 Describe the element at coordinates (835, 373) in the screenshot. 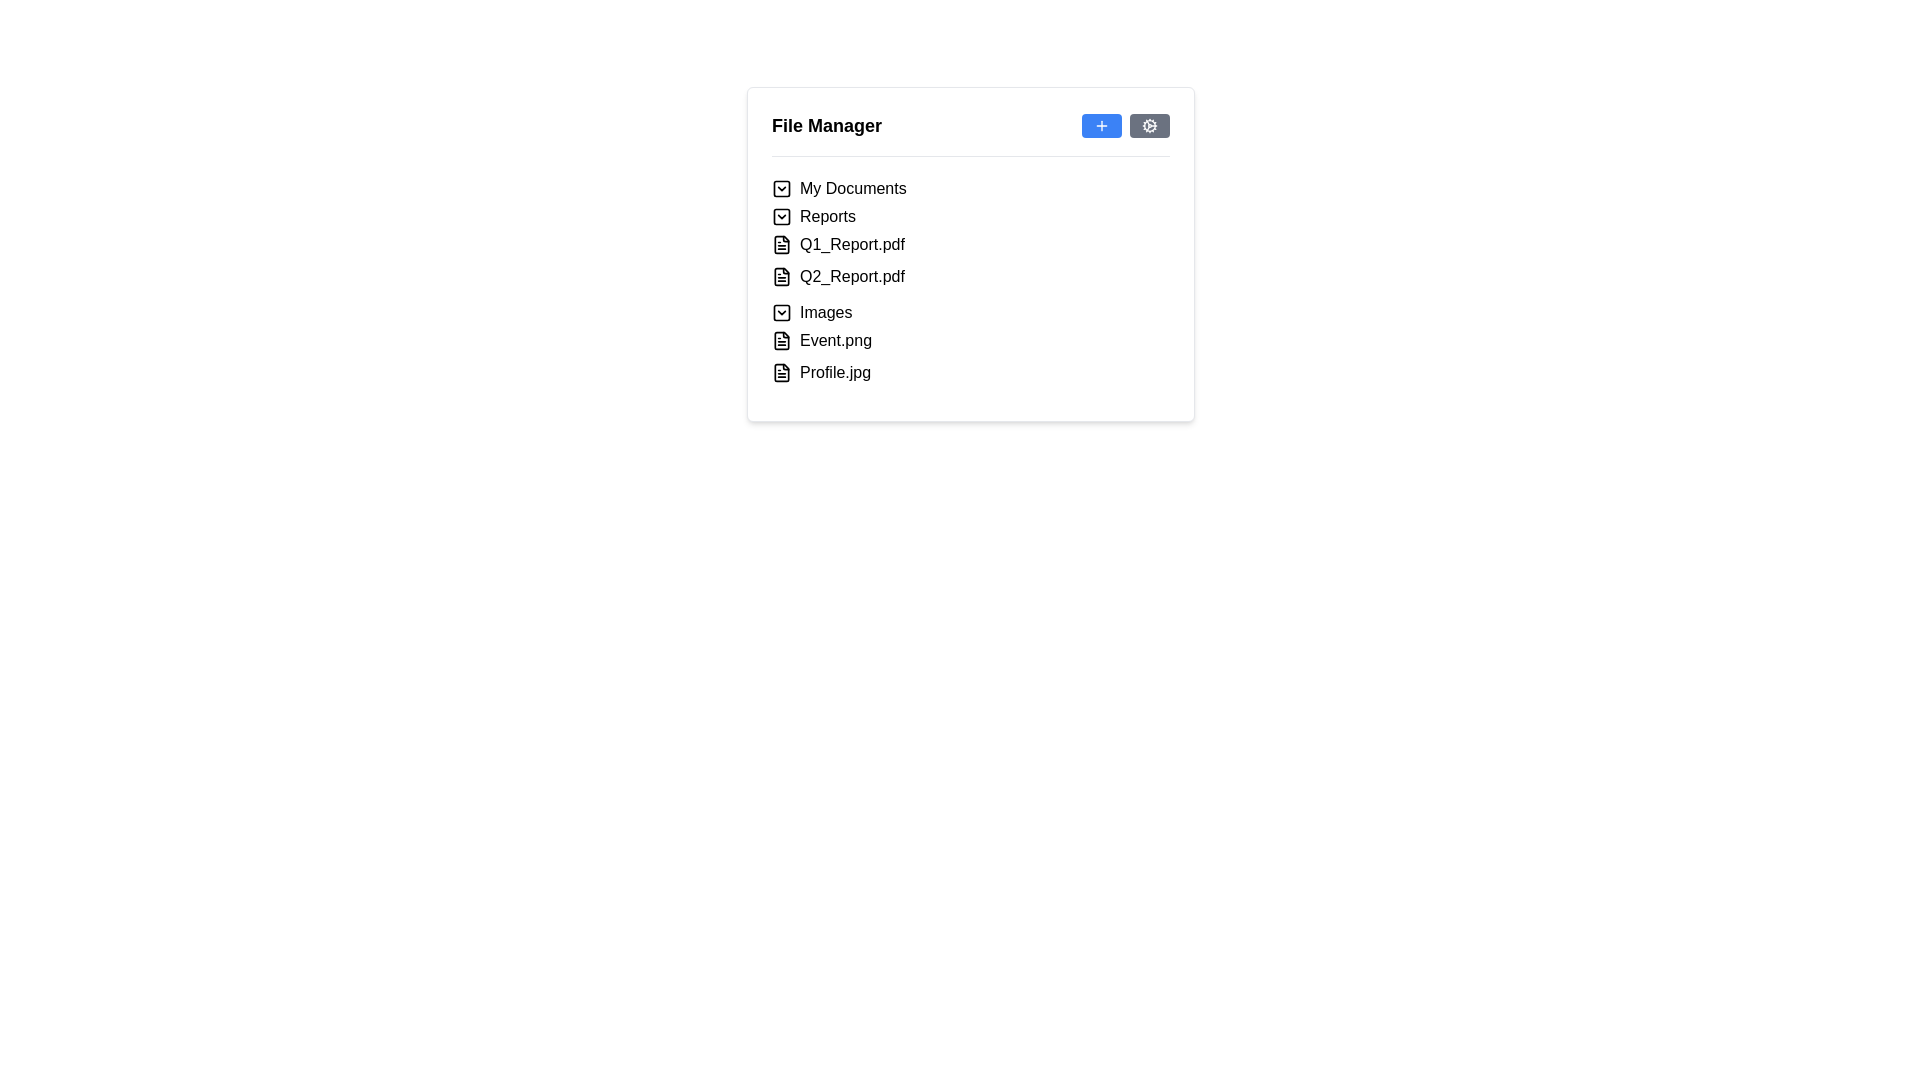

I see `the text label representing the file named 'Profile.jpg' in the file manager interface, which is the last entry in the list of files and folders` at that location.